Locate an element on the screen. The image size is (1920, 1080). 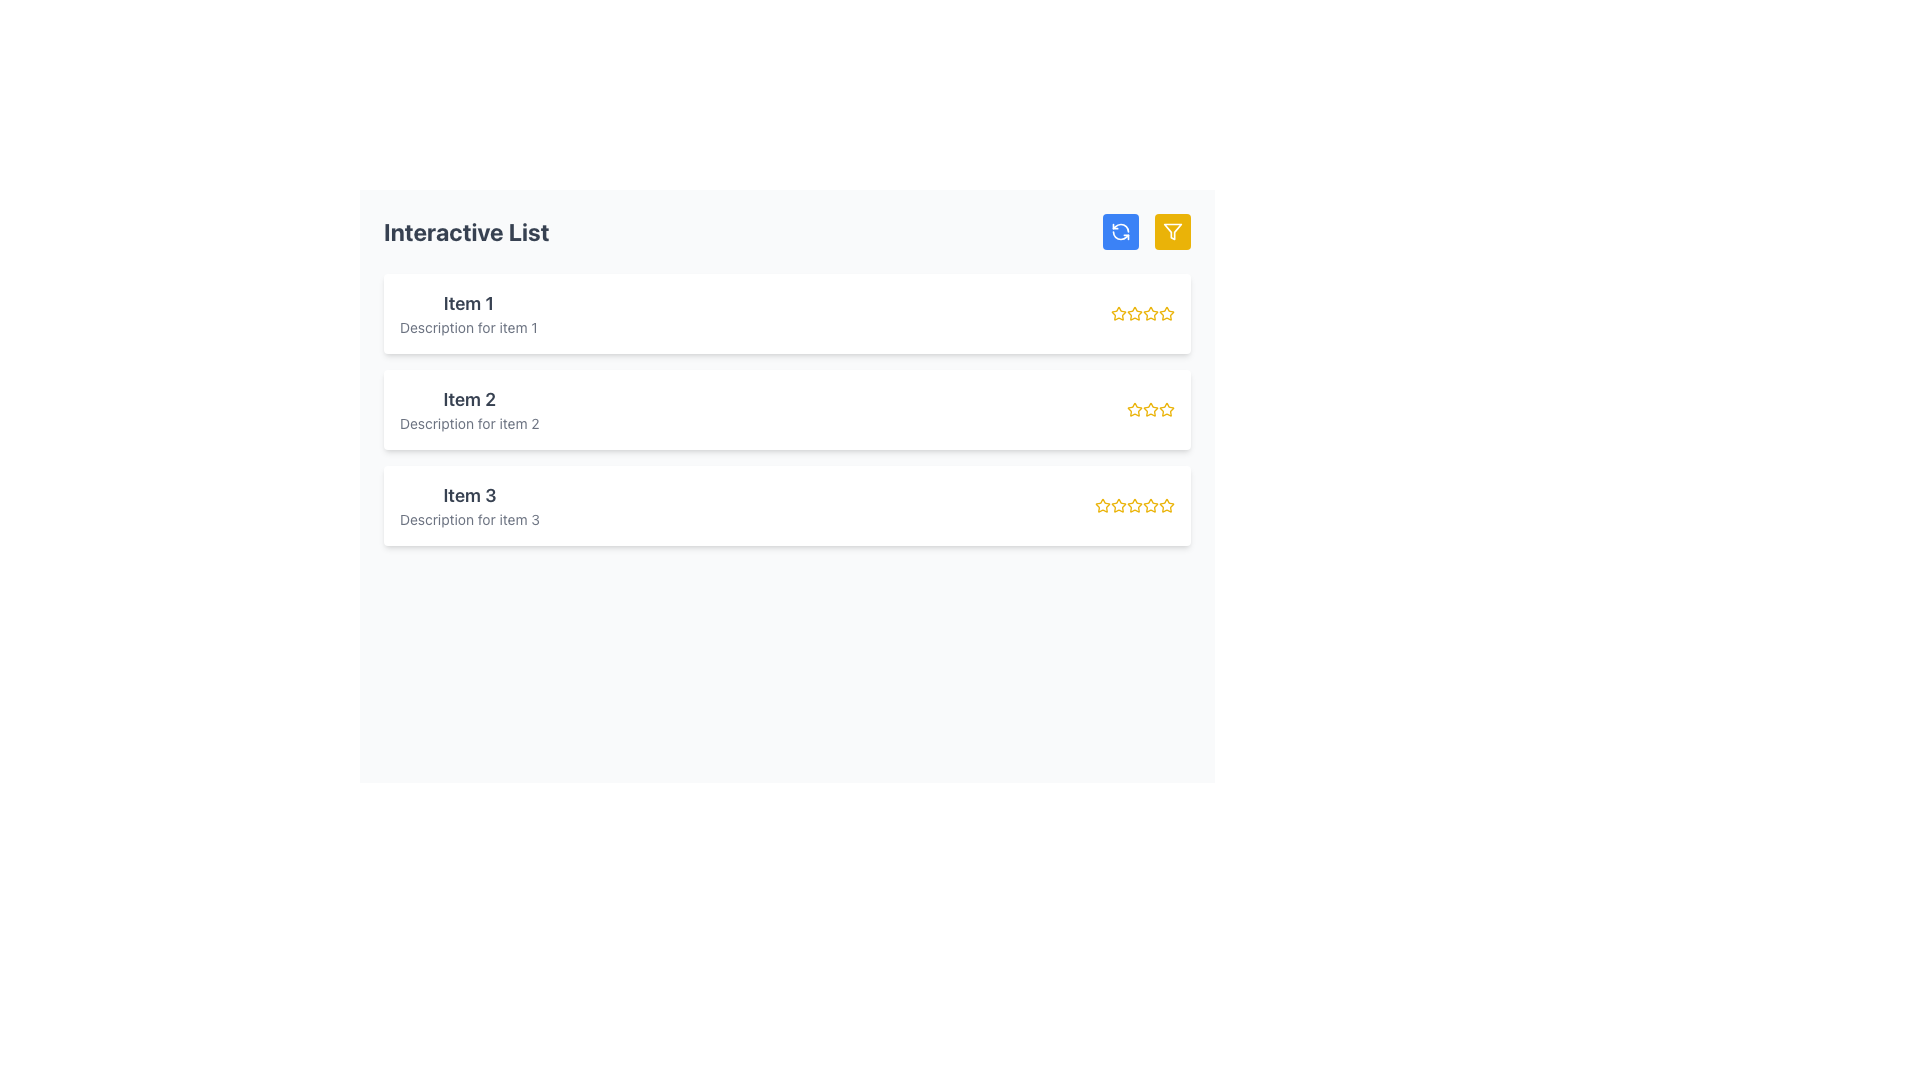
the second star icon in the rating component of the third item in the interactive list is located at coordinates (1134, 504).